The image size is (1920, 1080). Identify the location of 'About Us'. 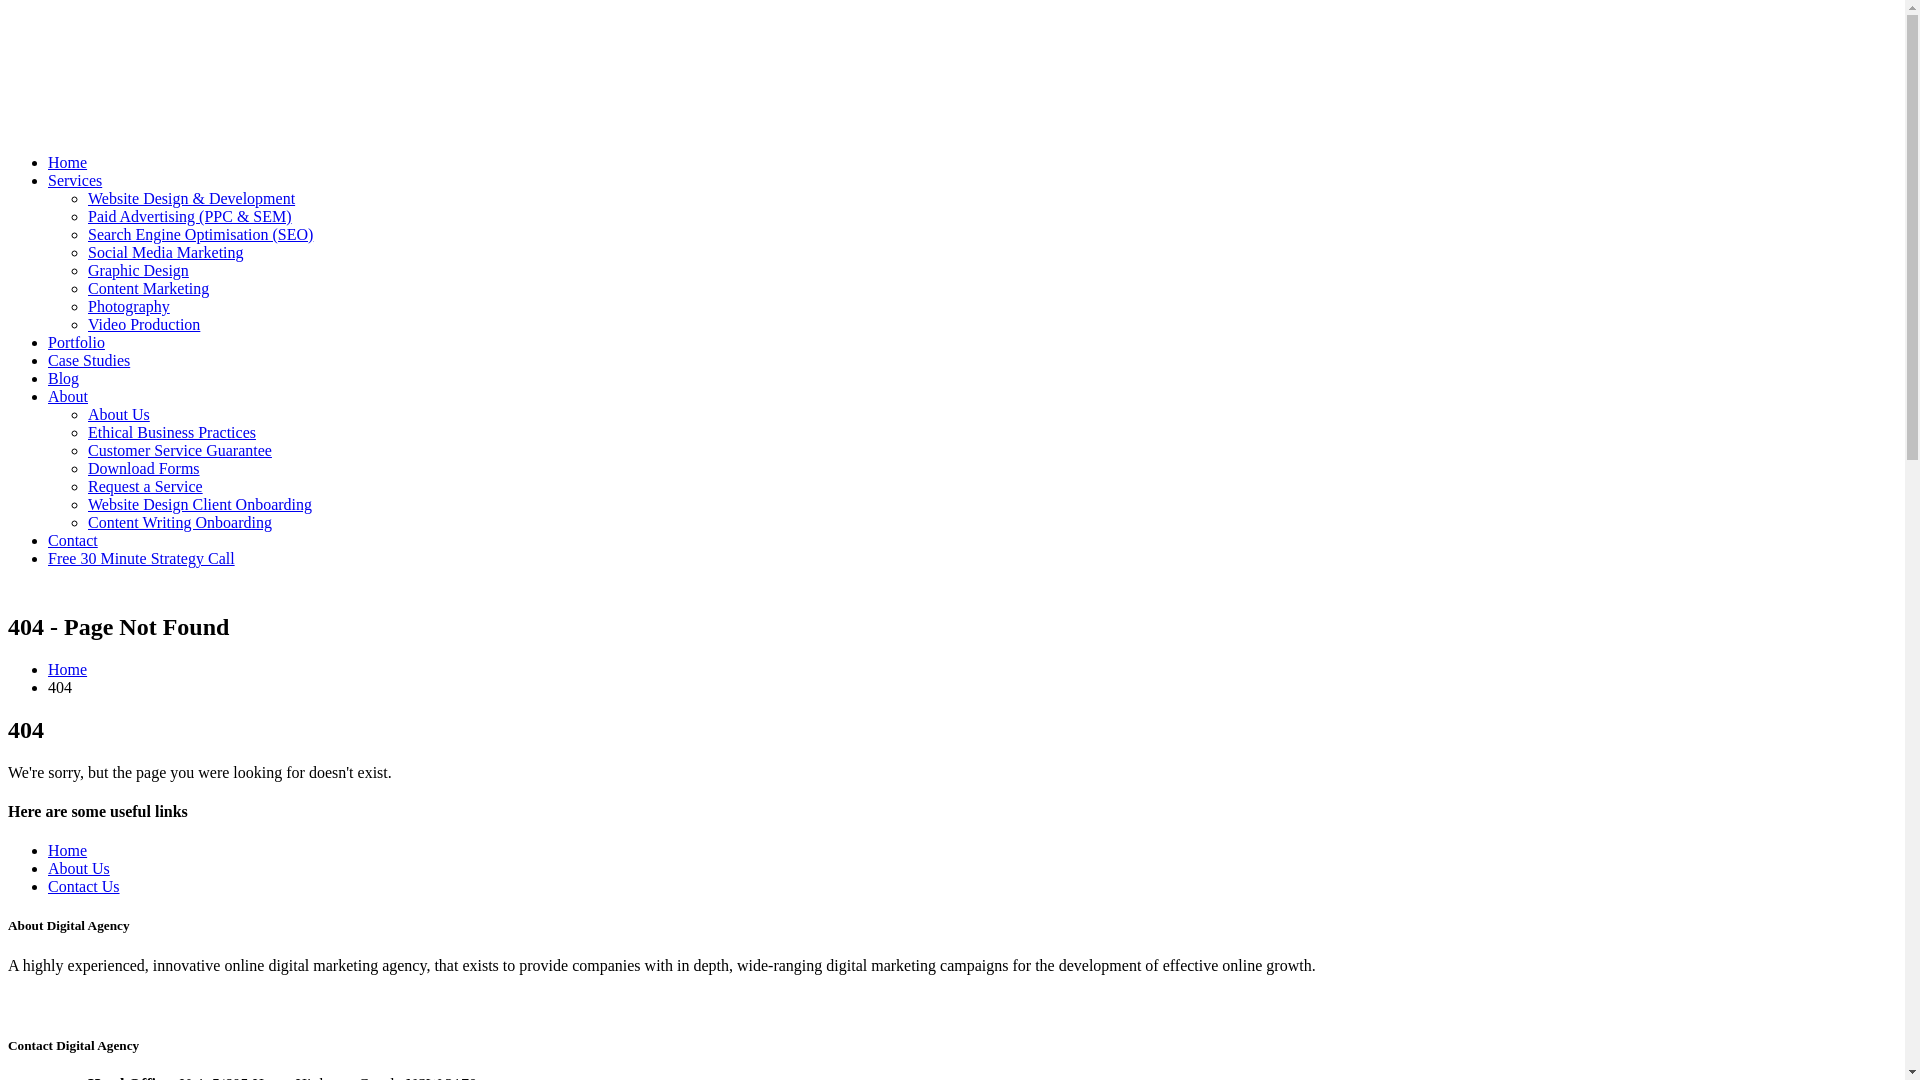
(78, 867).